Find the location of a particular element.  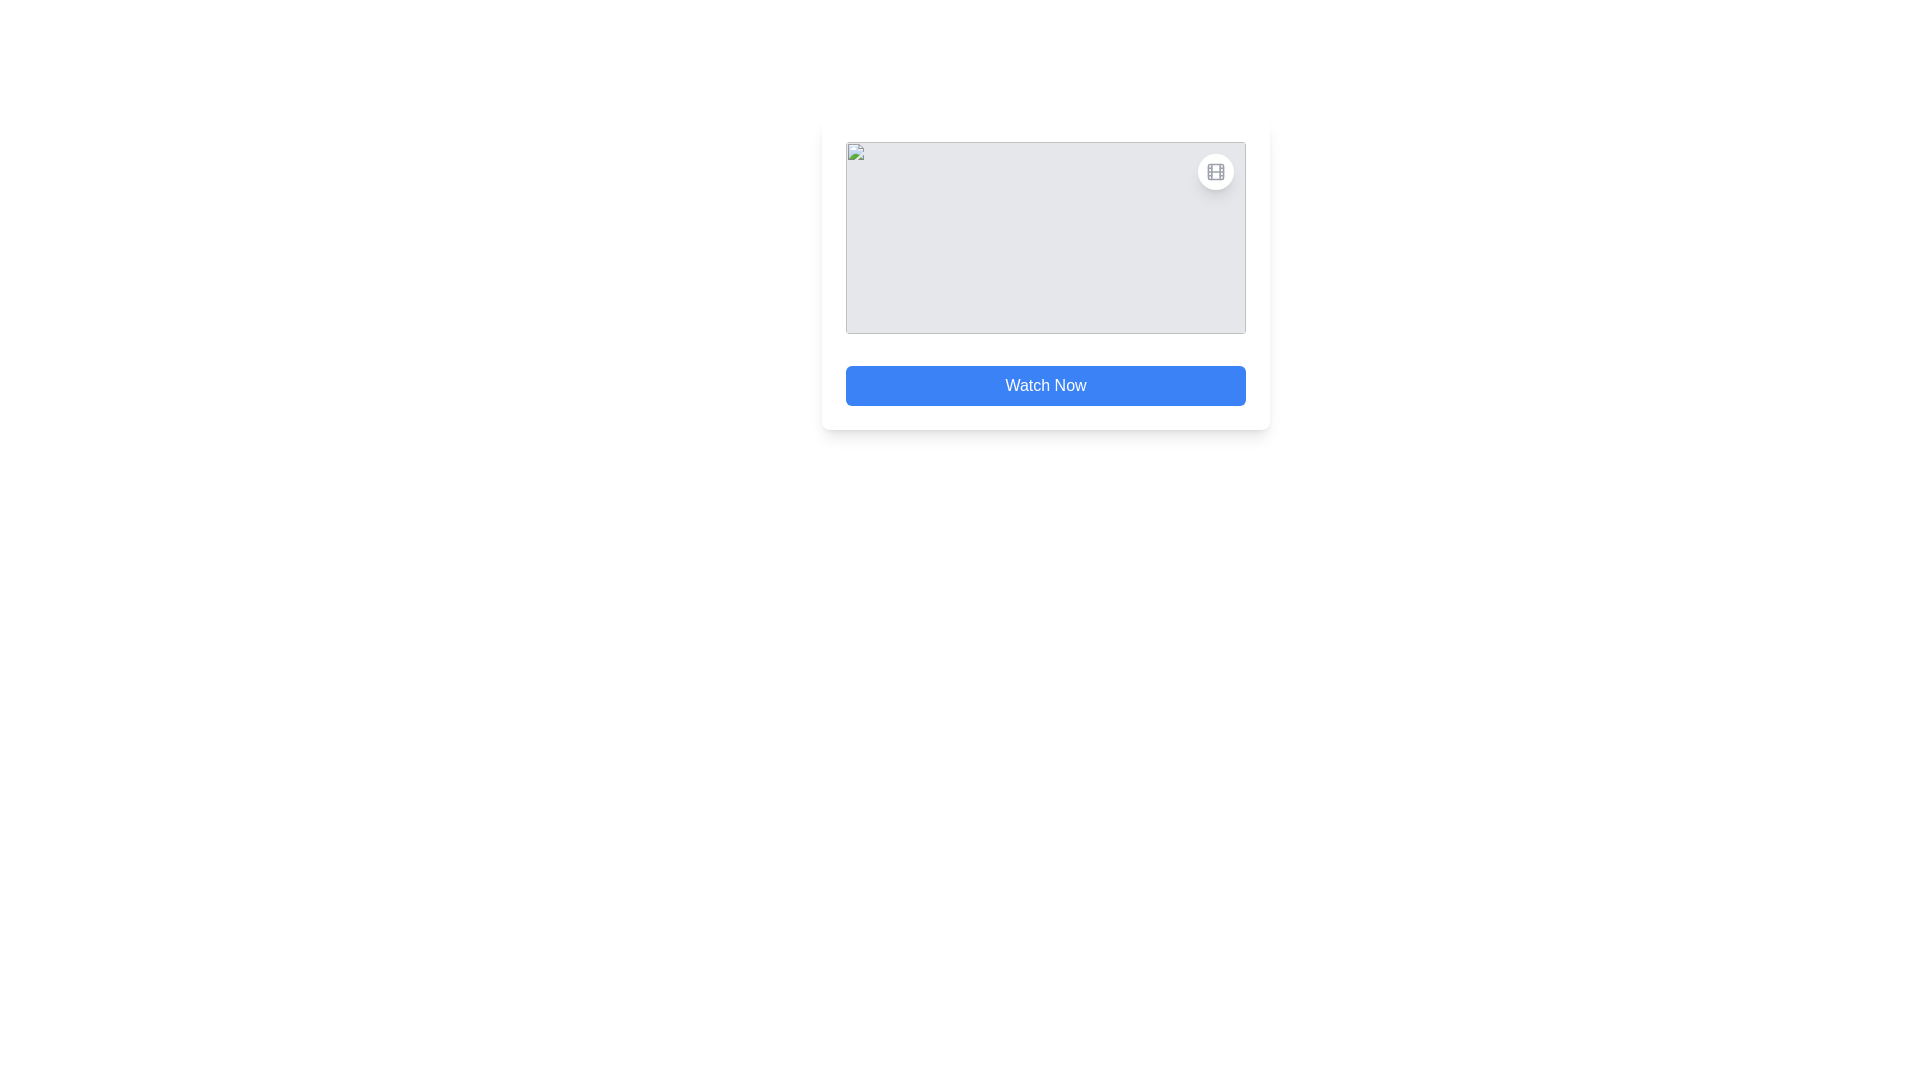

the action trigger button located in the top-right corner of the gray rectangular card with a rounded border is located at coordinates (1214, 171).